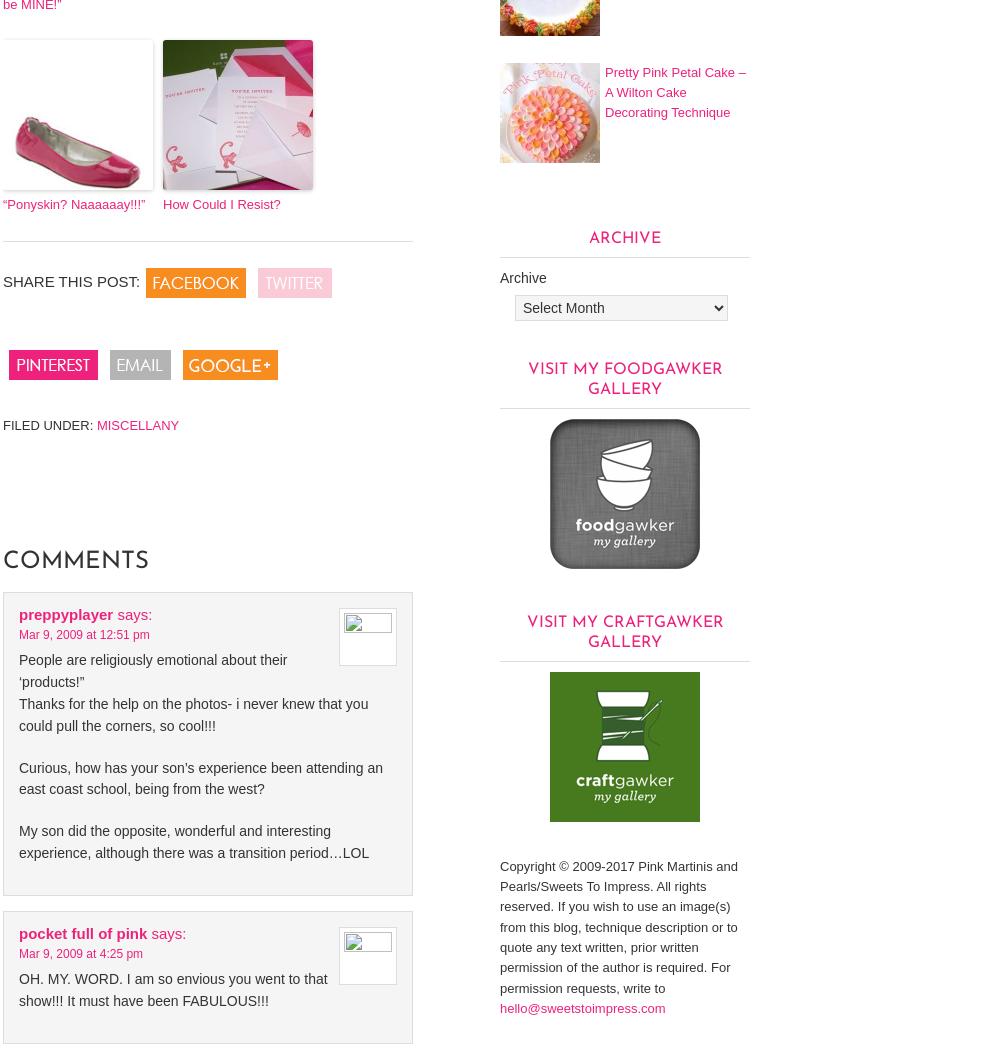 This screenshot has width=1000, height=1058. Describe the element at coordinates (617, 926) in the screenshot. I see `'Copyright © 2009-2017 Pink Martinis and Pearls/Sweets To Impress.  All rights reserved. If you wish to use an image(s) from this blog, technique description or to quote any text written, prior written permission of the author is required. For permission requests, write to'` at that location.